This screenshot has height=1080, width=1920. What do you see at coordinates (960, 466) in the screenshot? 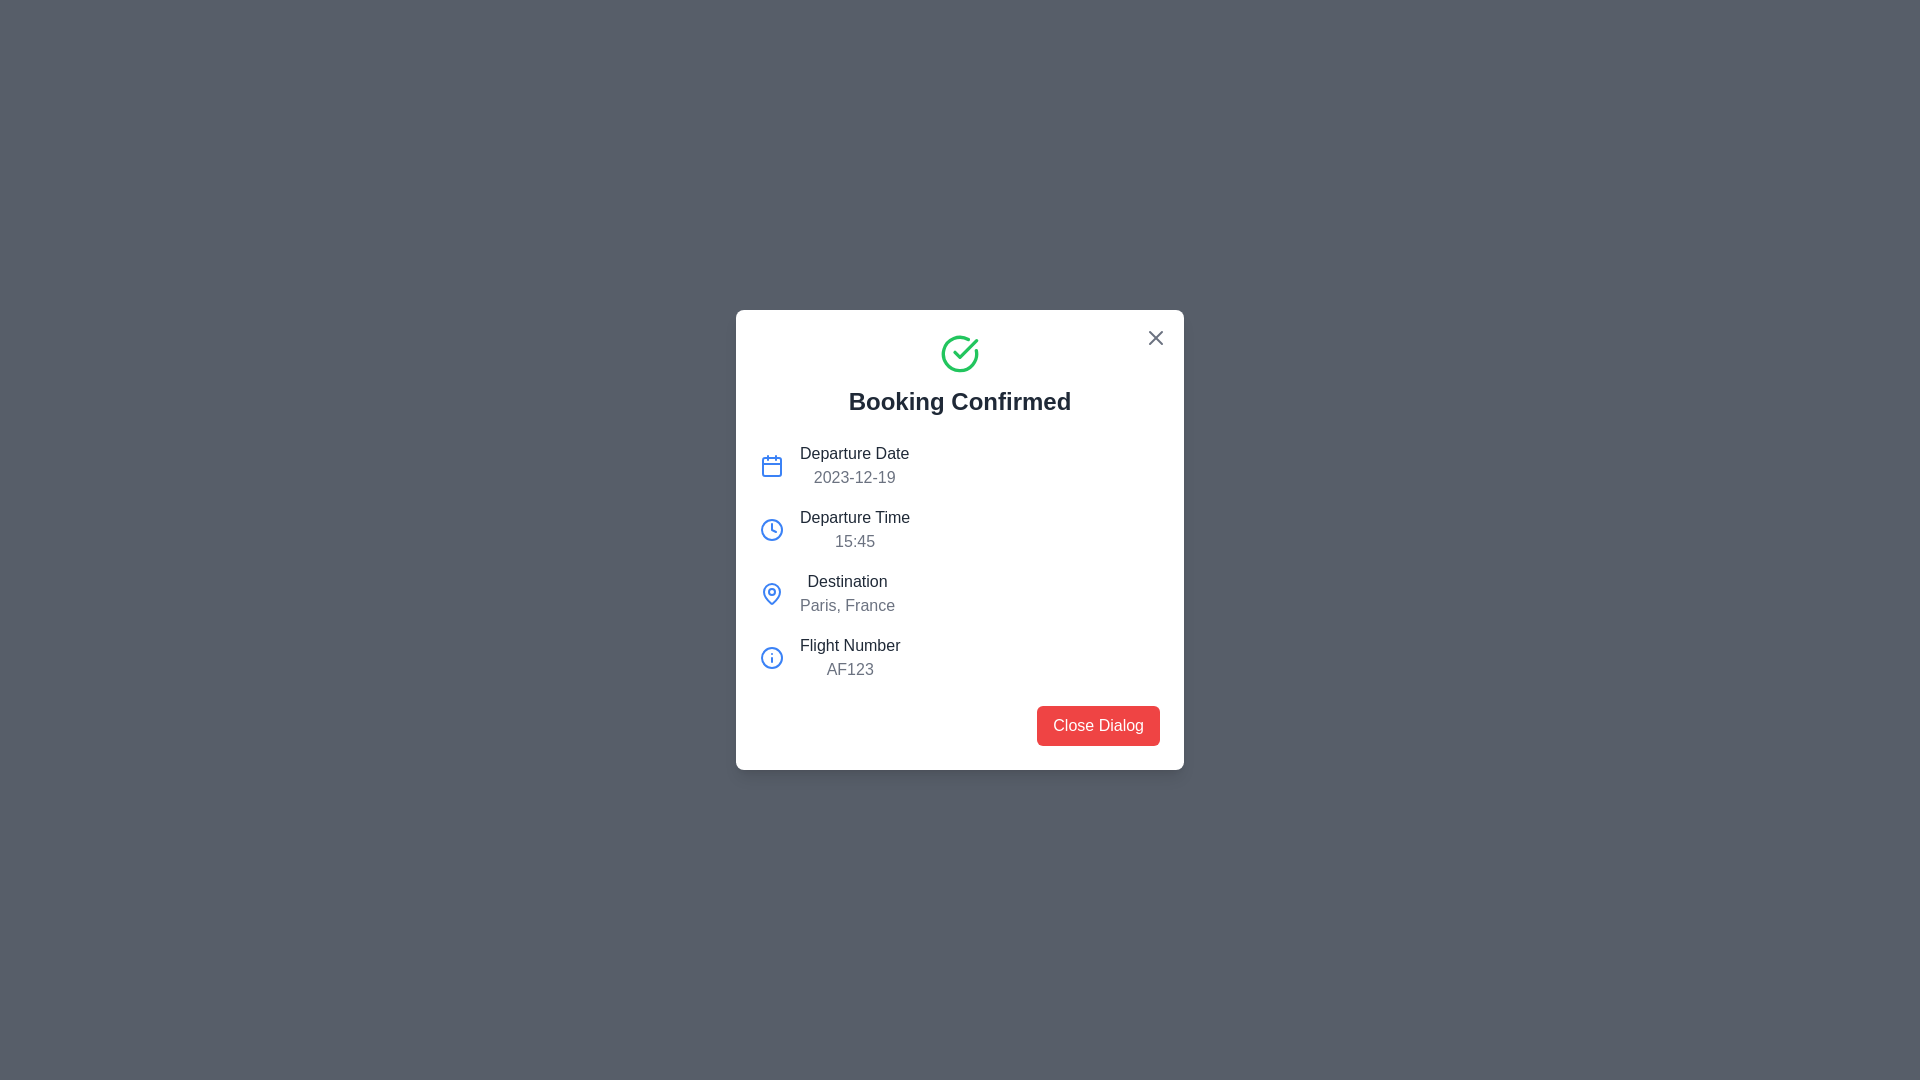
I see `the departure date information component, which is the first item in the vertical list of information components in a modal dialog` at bounding box center [960, 466].